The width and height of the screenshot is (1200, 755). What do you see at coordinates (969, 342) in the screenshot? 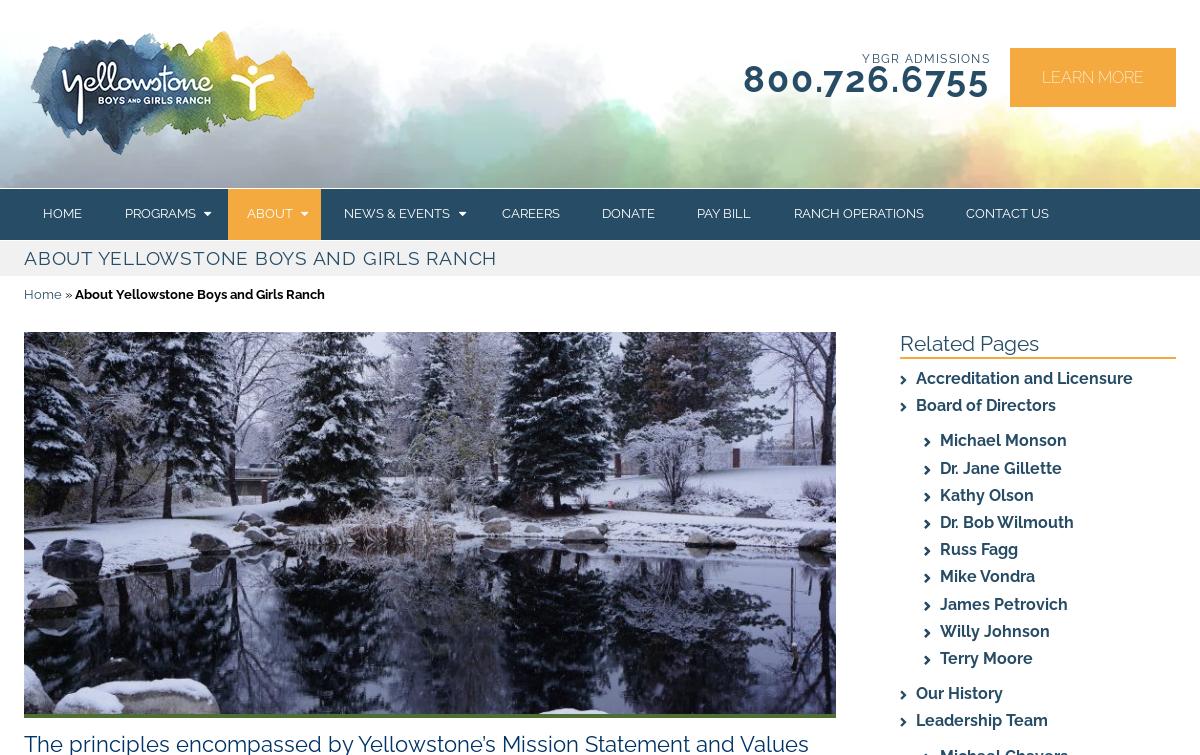
I see `'Related Pages'` at bounding box center [969, 342].